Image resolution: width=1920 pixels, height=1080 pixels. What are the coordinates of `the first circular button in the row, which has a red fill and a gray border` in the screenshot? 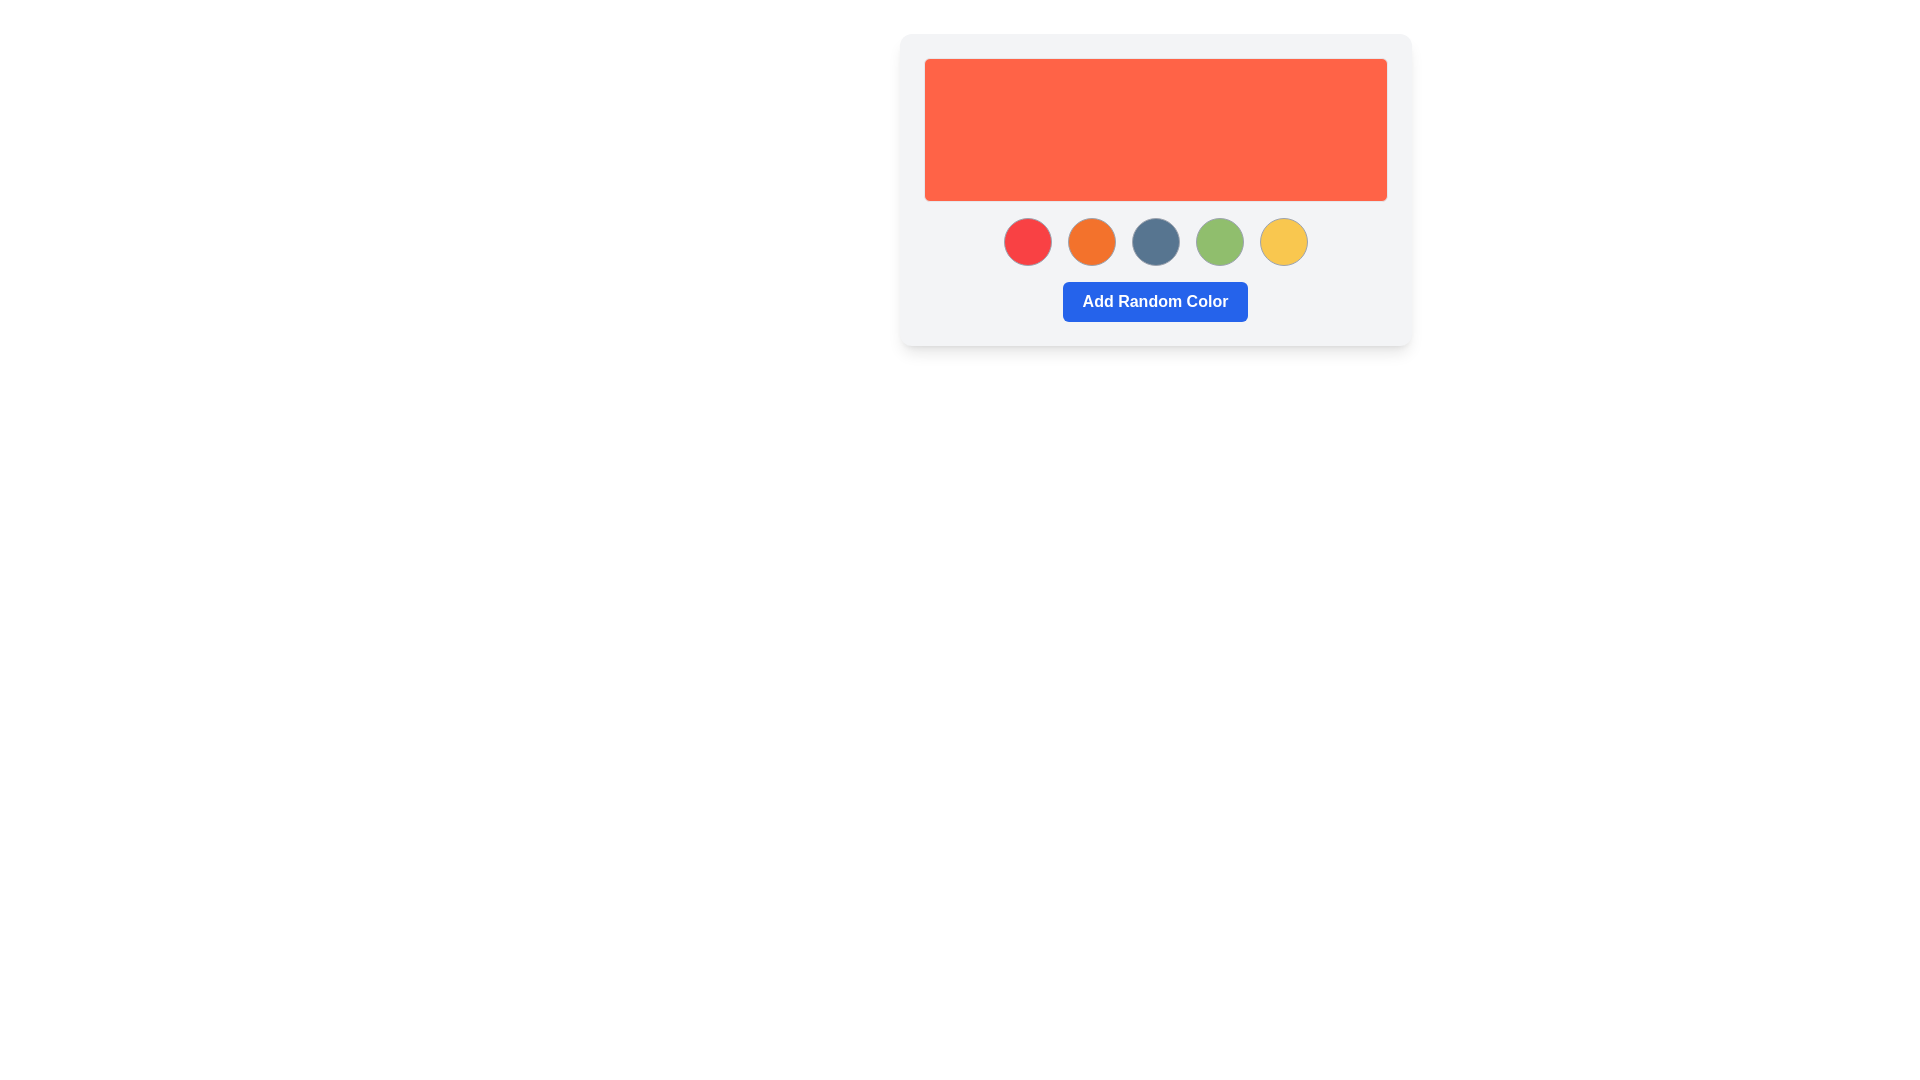 It's located at (1027, 241).